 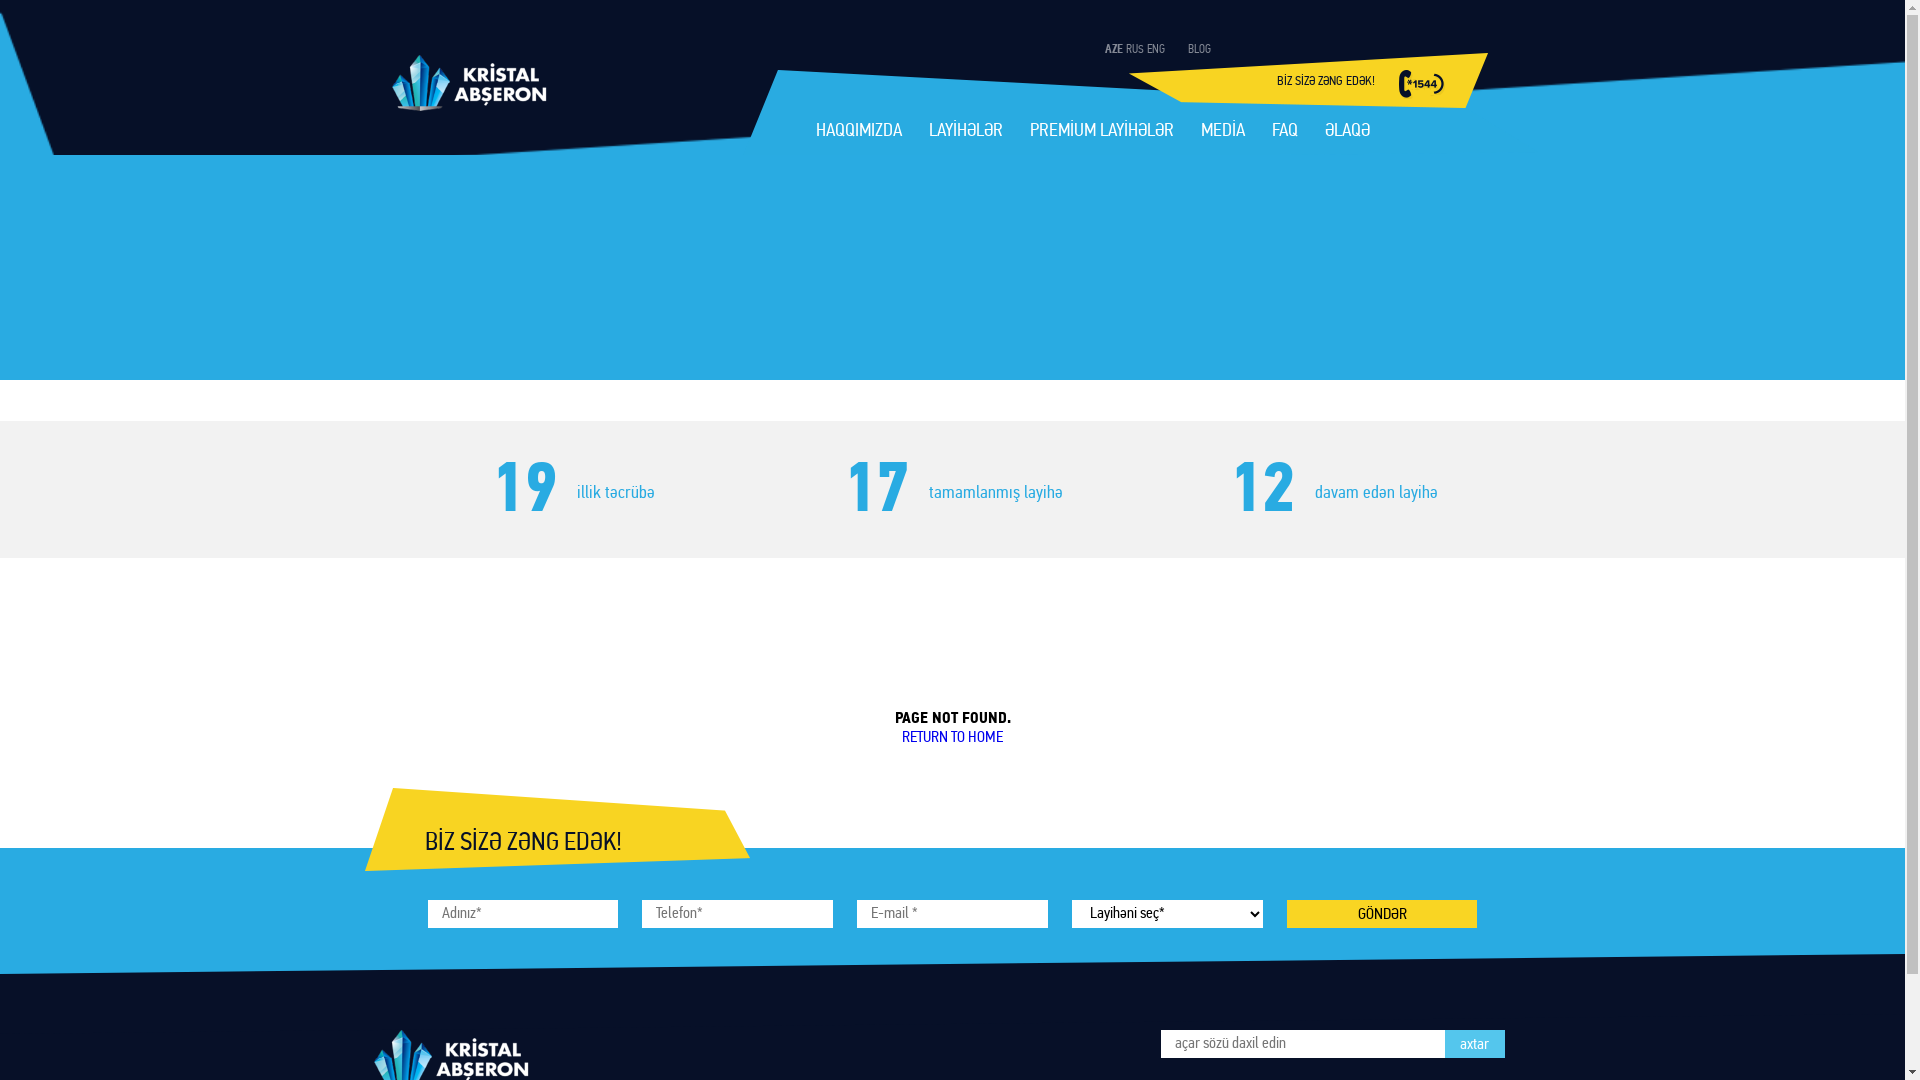 What do you see at coordinates (1155, 49) in the screenshot?
I see `'ENG'` at bounding box center [1155, 49].